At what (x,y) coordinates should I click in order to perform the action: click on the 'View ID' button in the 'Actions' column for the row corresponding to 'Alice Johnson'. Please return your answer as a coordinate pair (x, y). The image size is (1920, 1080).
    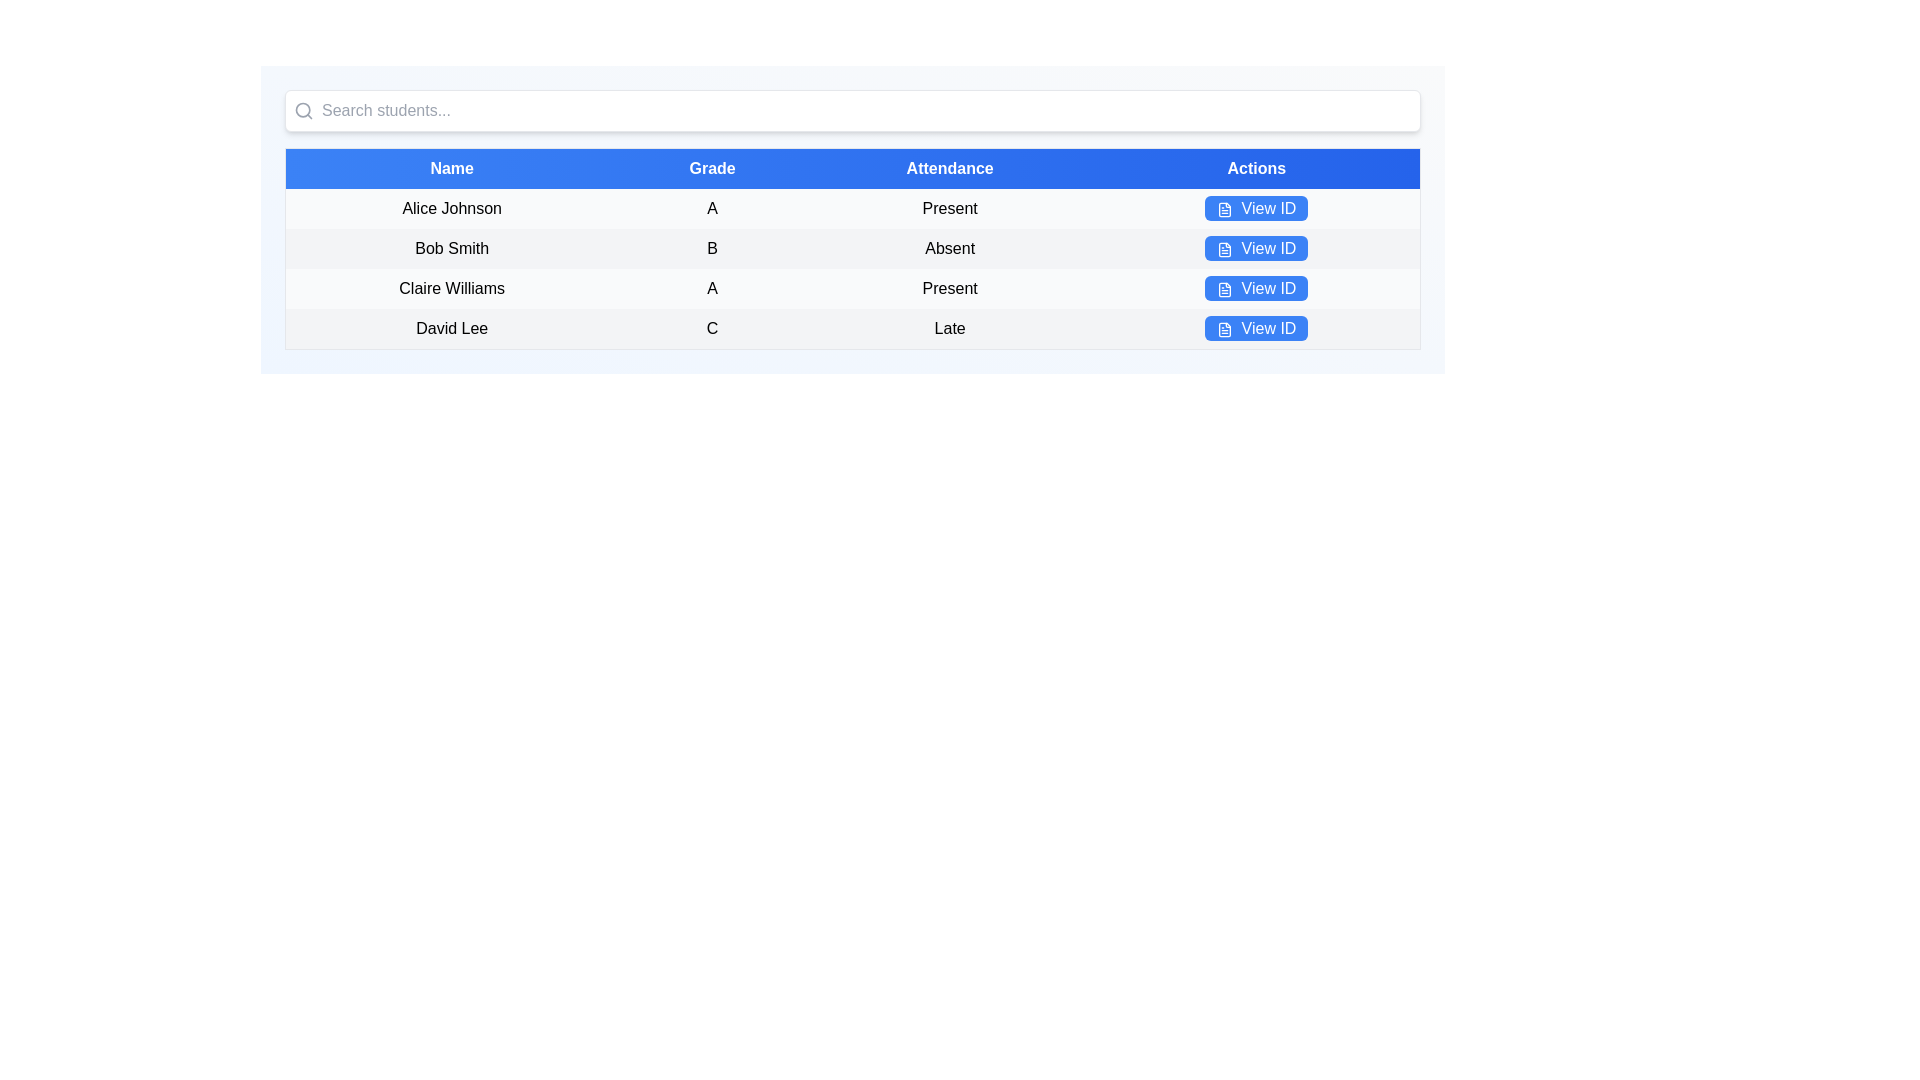
    Looking at the image, I should click on (1256, 208).